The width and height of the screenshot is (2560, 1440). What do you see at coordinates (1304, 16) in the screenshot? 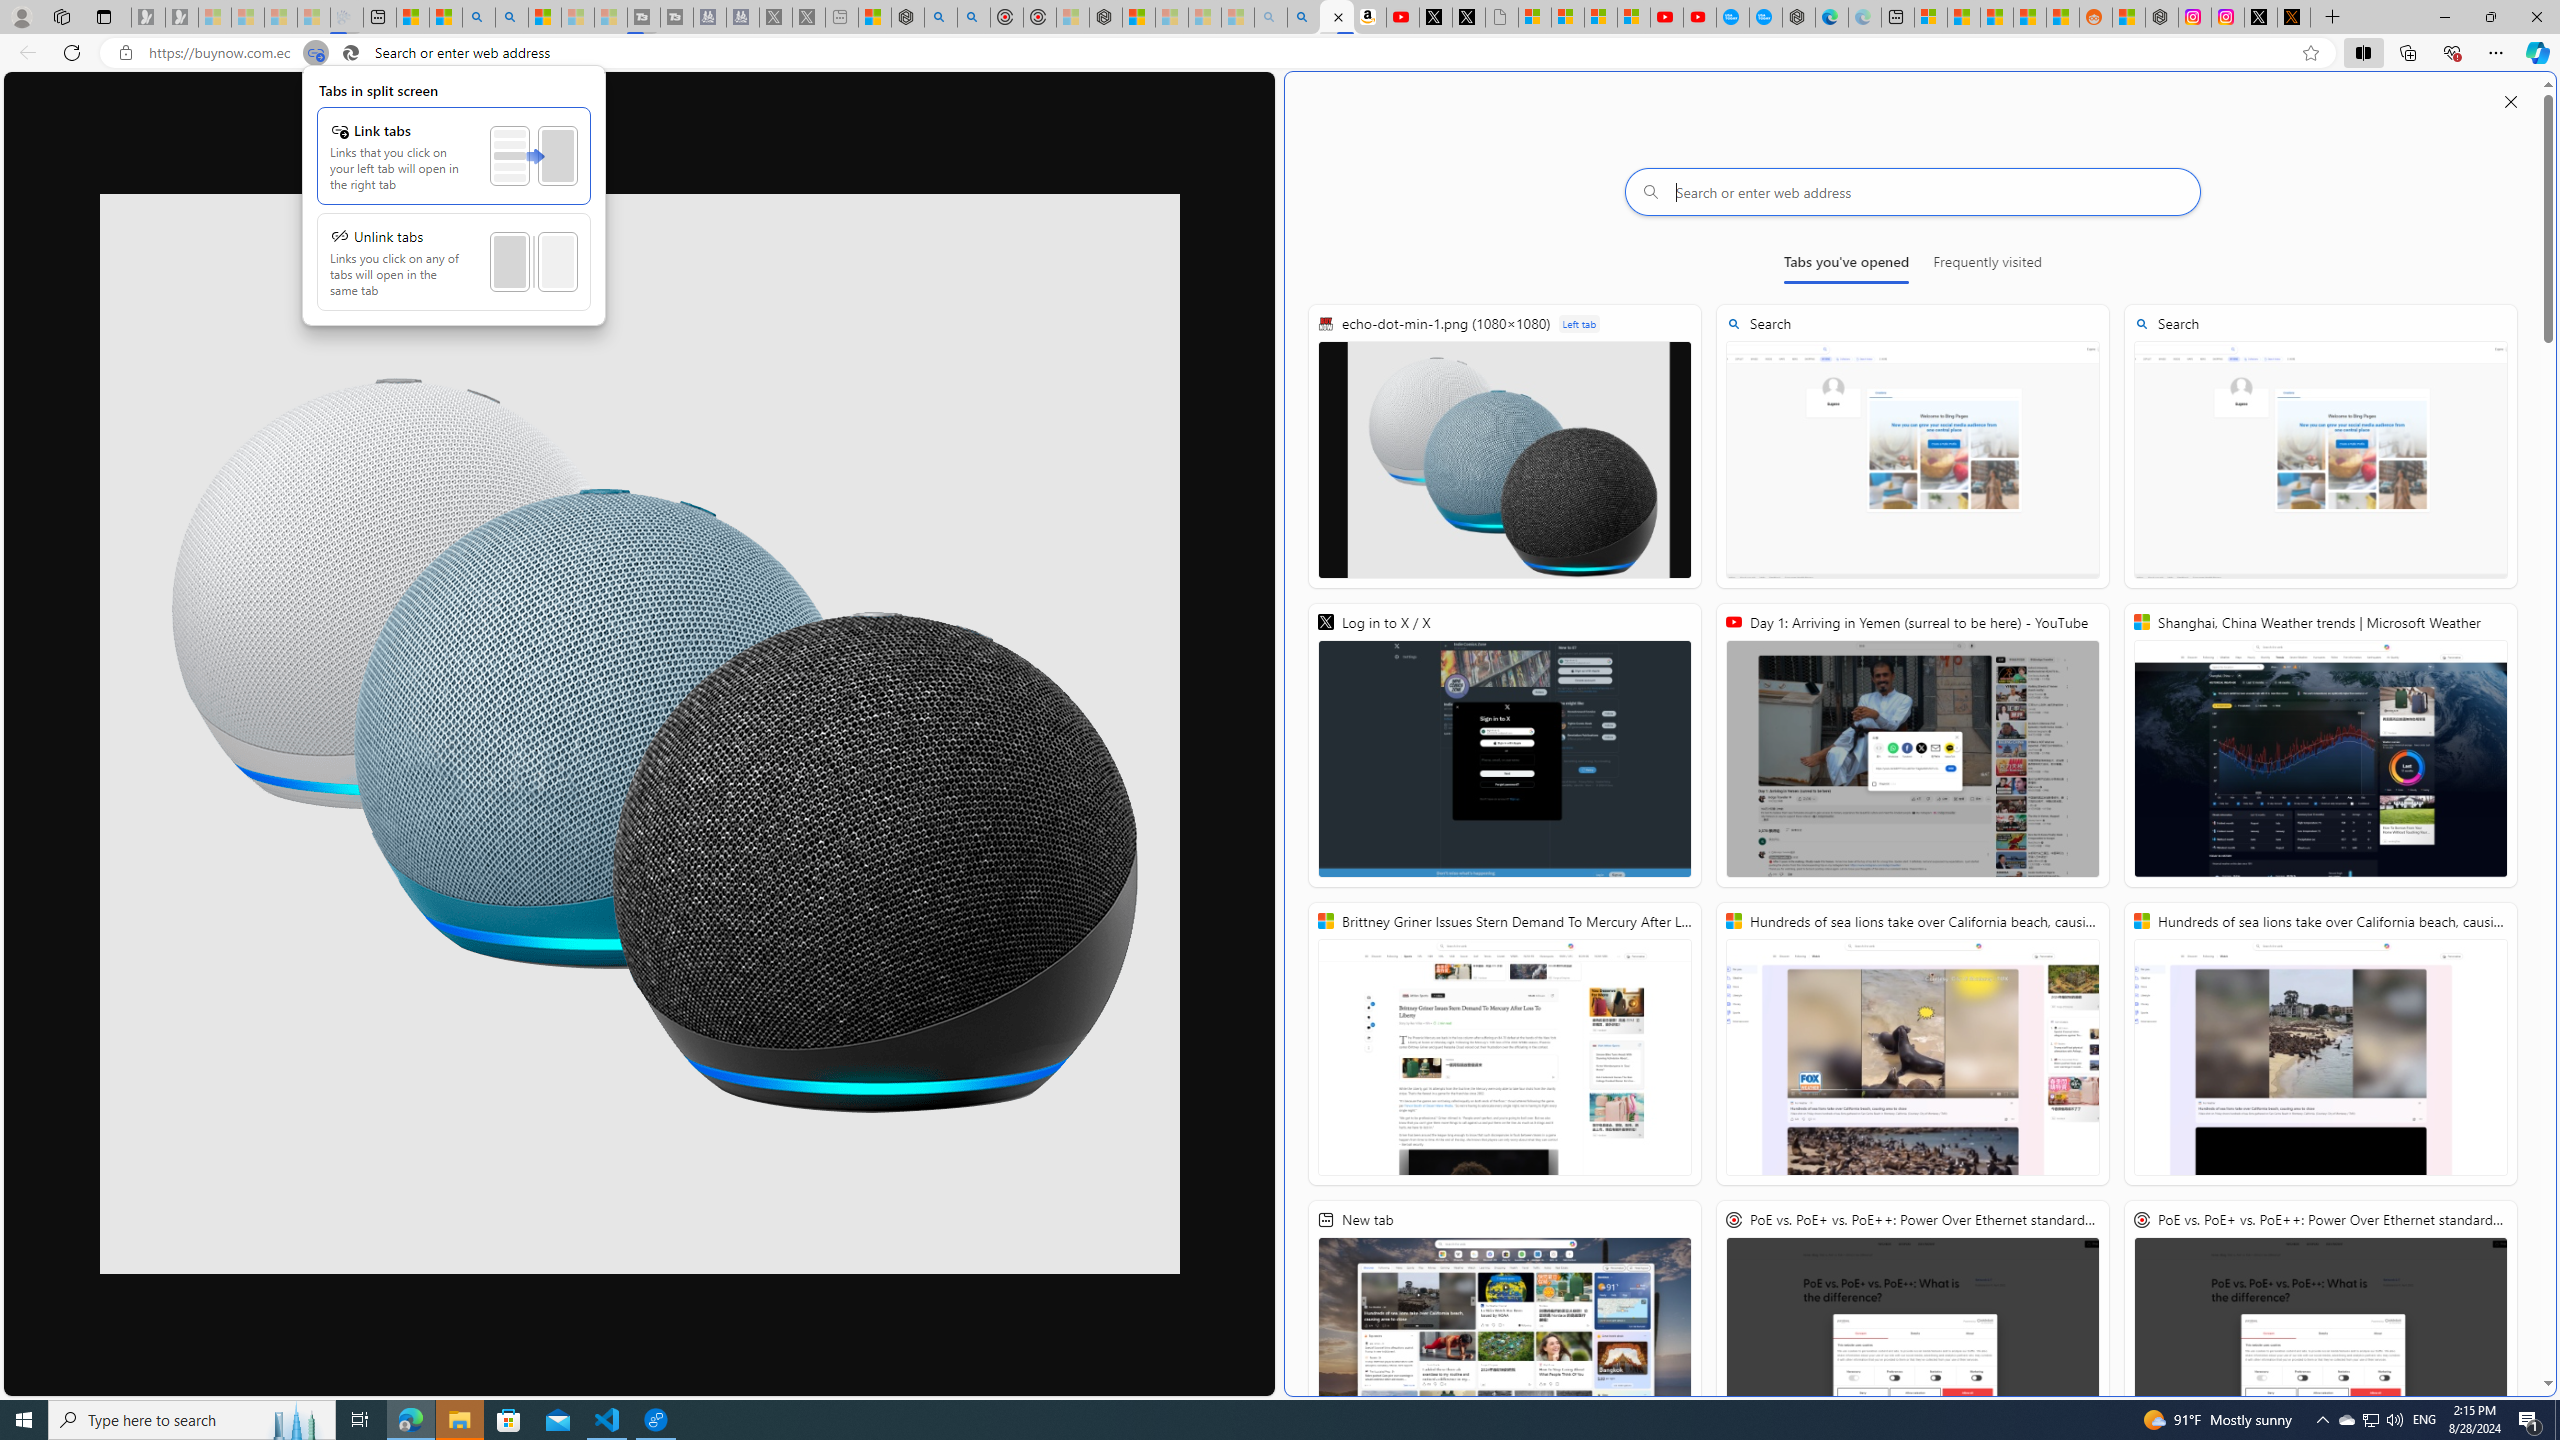
I see `'Amazon Echo Dot PNG - Search Images'` at bounding box center [1304, 16].